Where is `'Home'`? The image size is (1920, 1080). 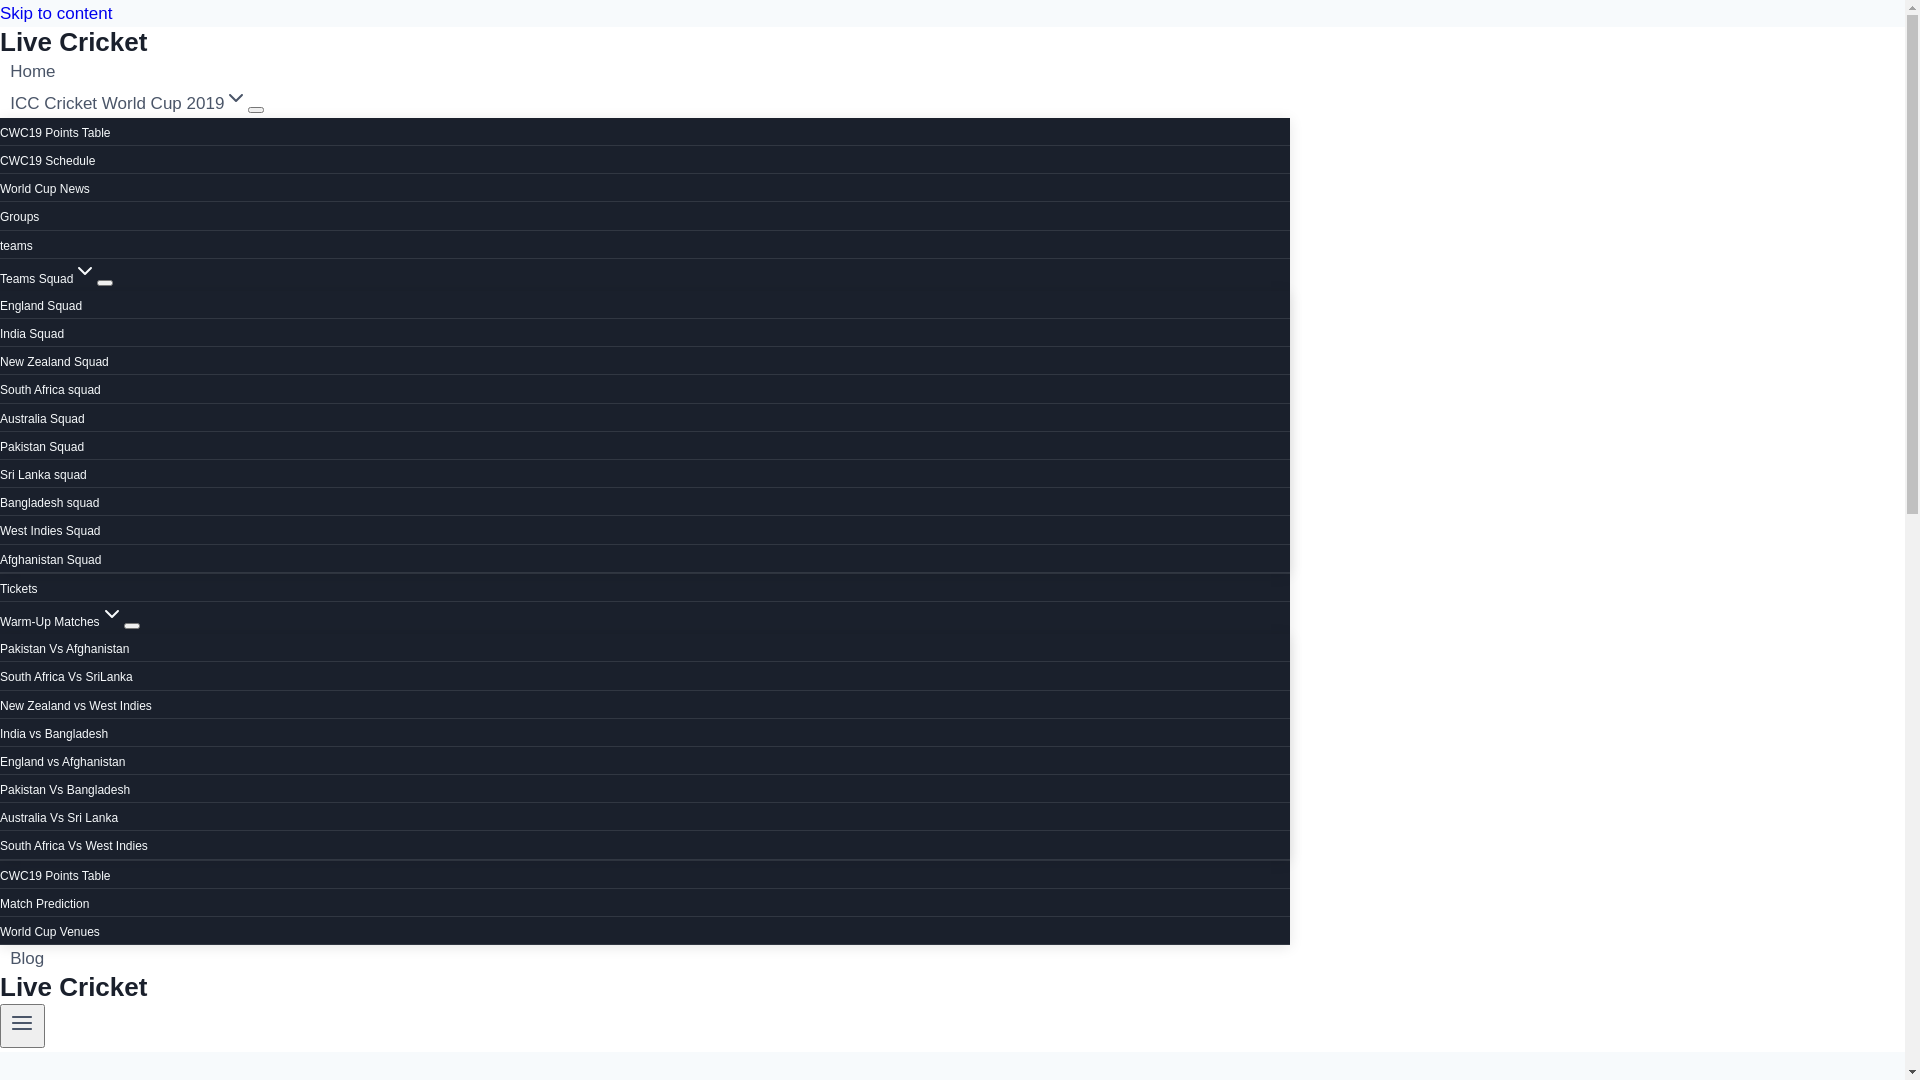
'Home' is located at coordinates (33, 70).